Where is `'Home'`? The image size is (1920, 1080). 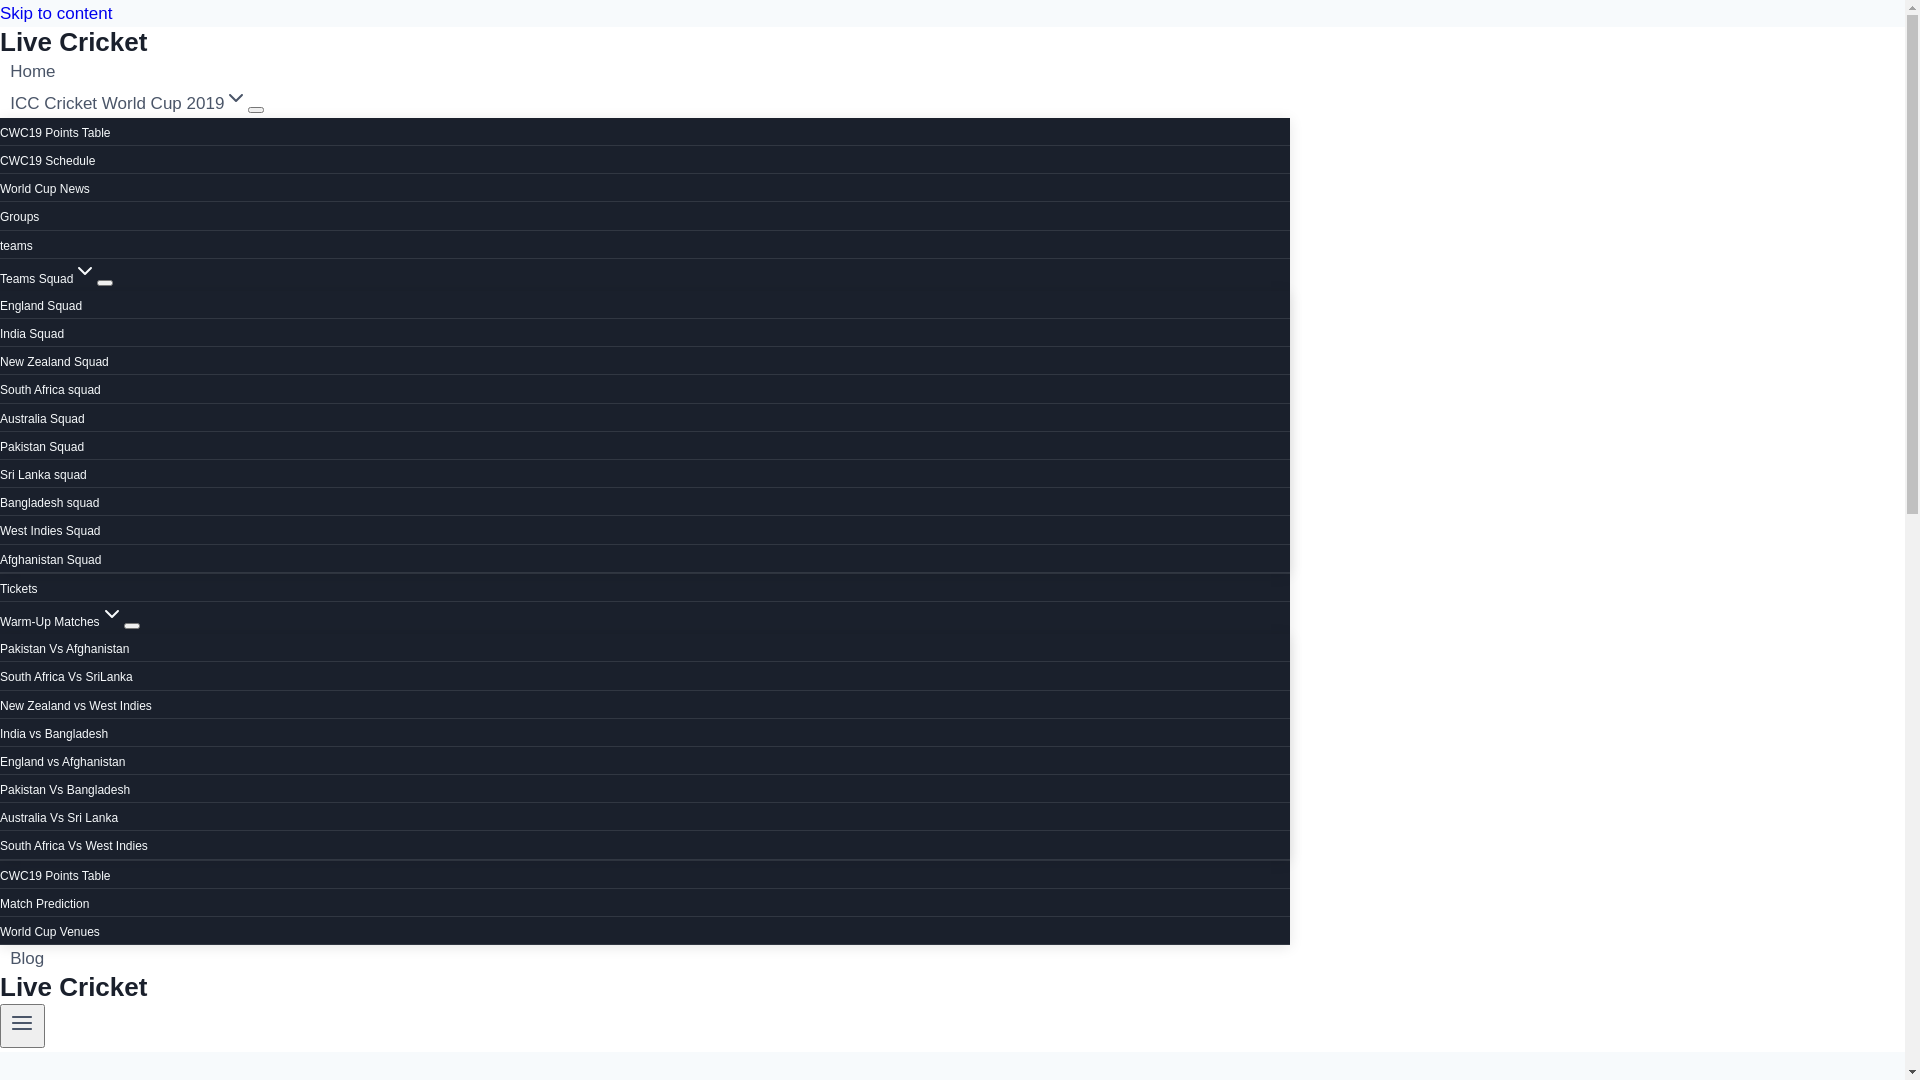
'Home' is located at coordinates (33, 70).